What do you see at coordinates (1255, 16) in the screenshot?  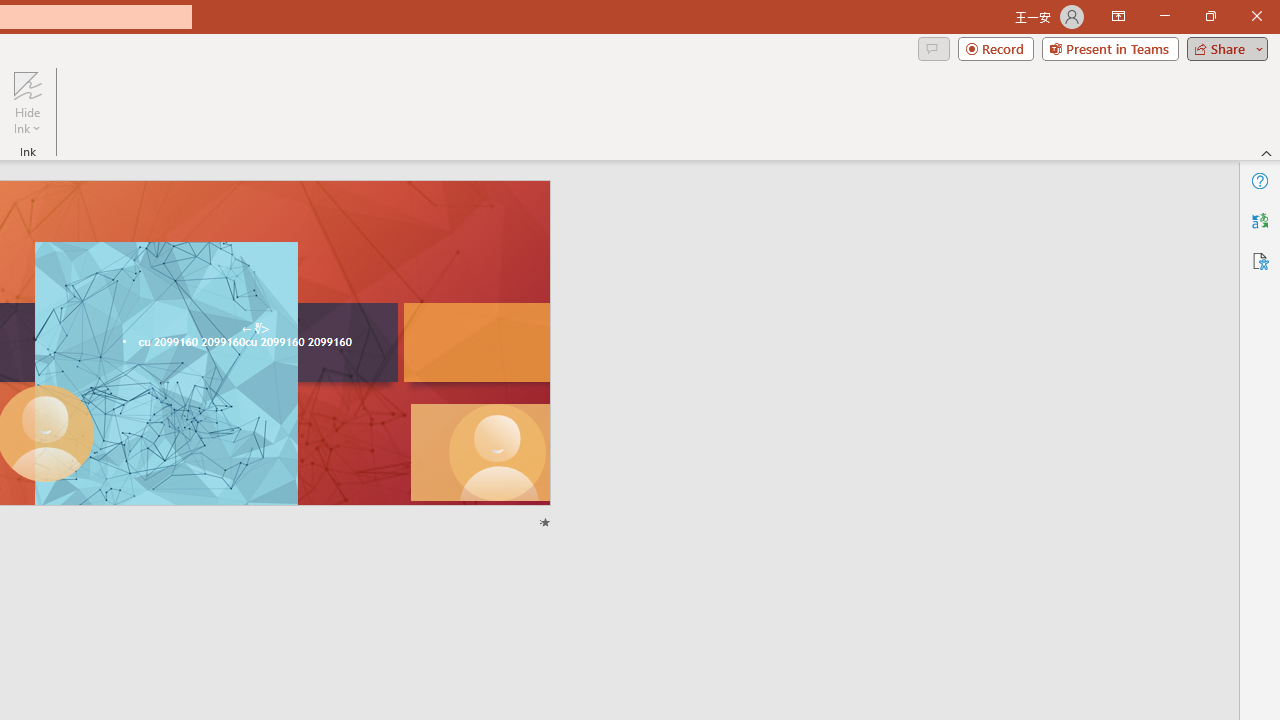 I see `'Close'` at bounding box center [1255, 16].